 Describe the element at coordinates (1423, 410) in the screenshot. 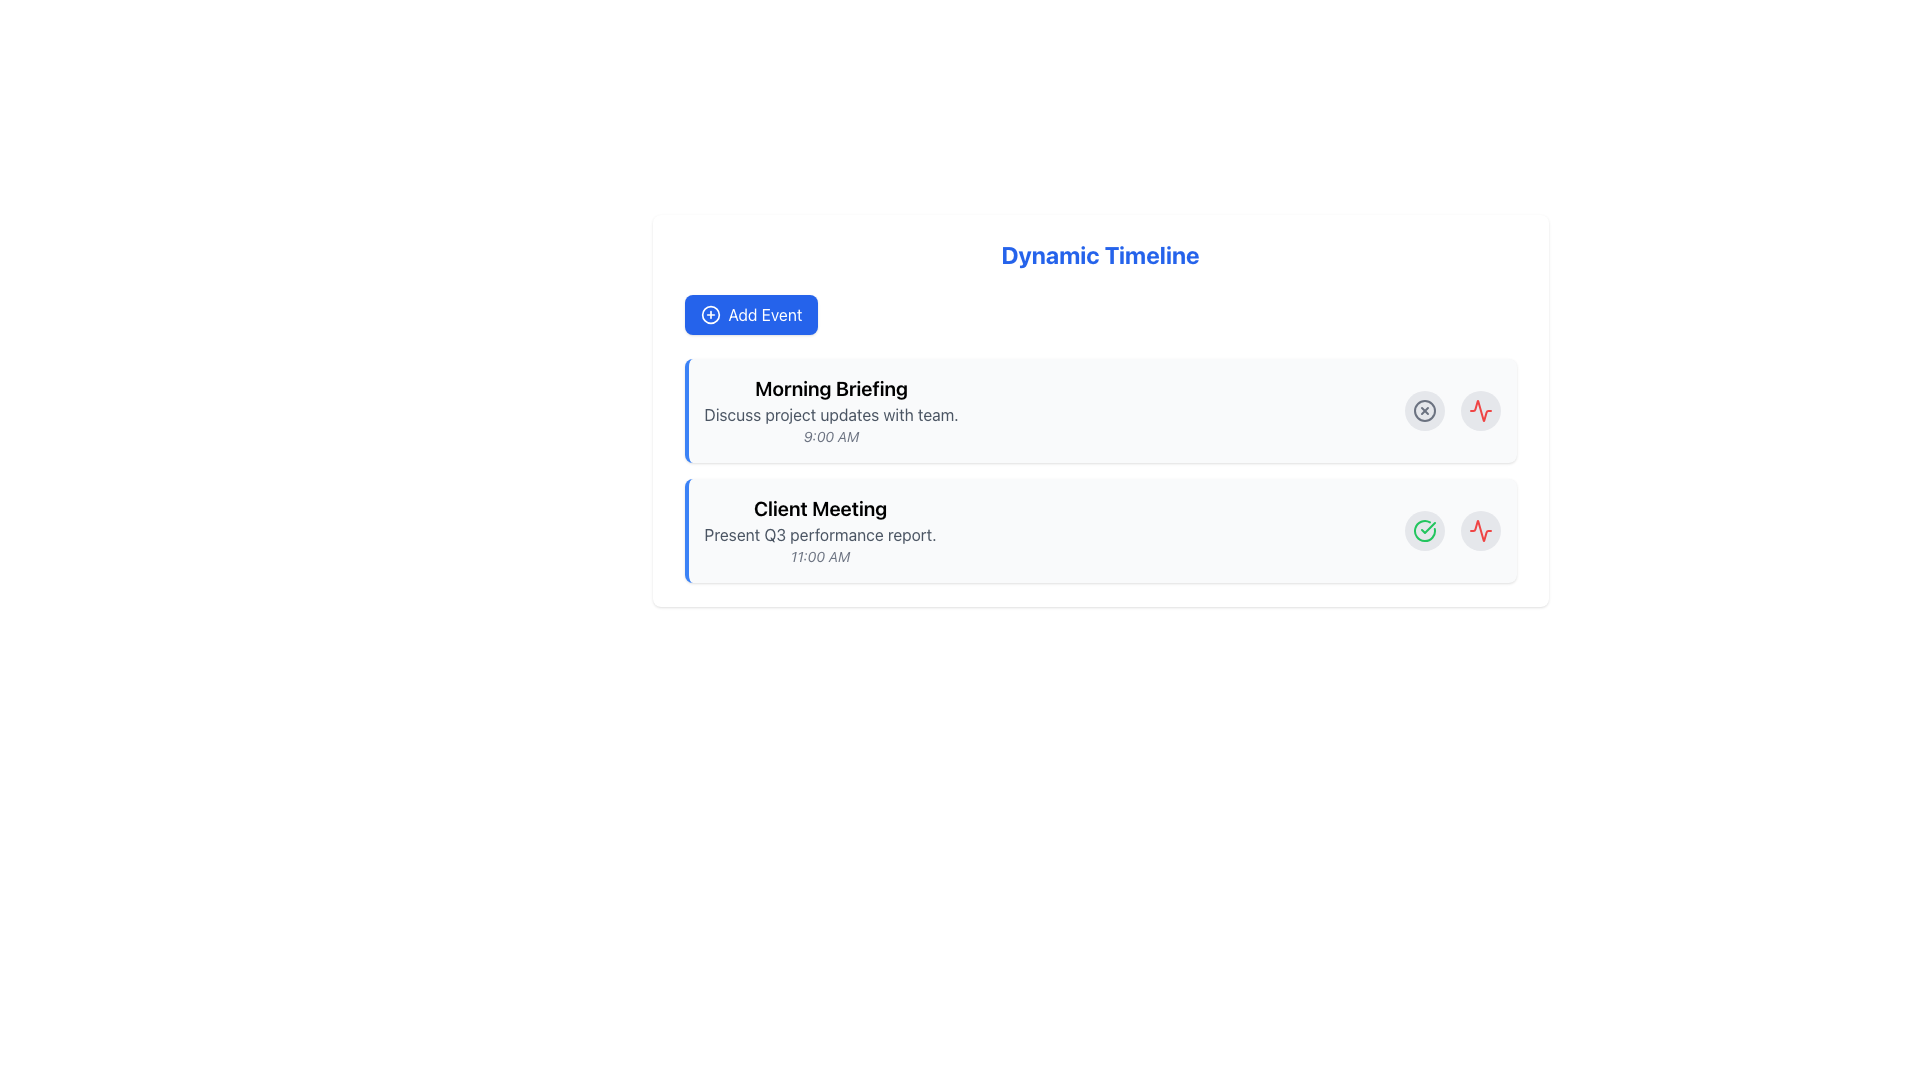

I see `the dismiss or delete button located to the right of the 'Morning Briefing' task entry` at that location.